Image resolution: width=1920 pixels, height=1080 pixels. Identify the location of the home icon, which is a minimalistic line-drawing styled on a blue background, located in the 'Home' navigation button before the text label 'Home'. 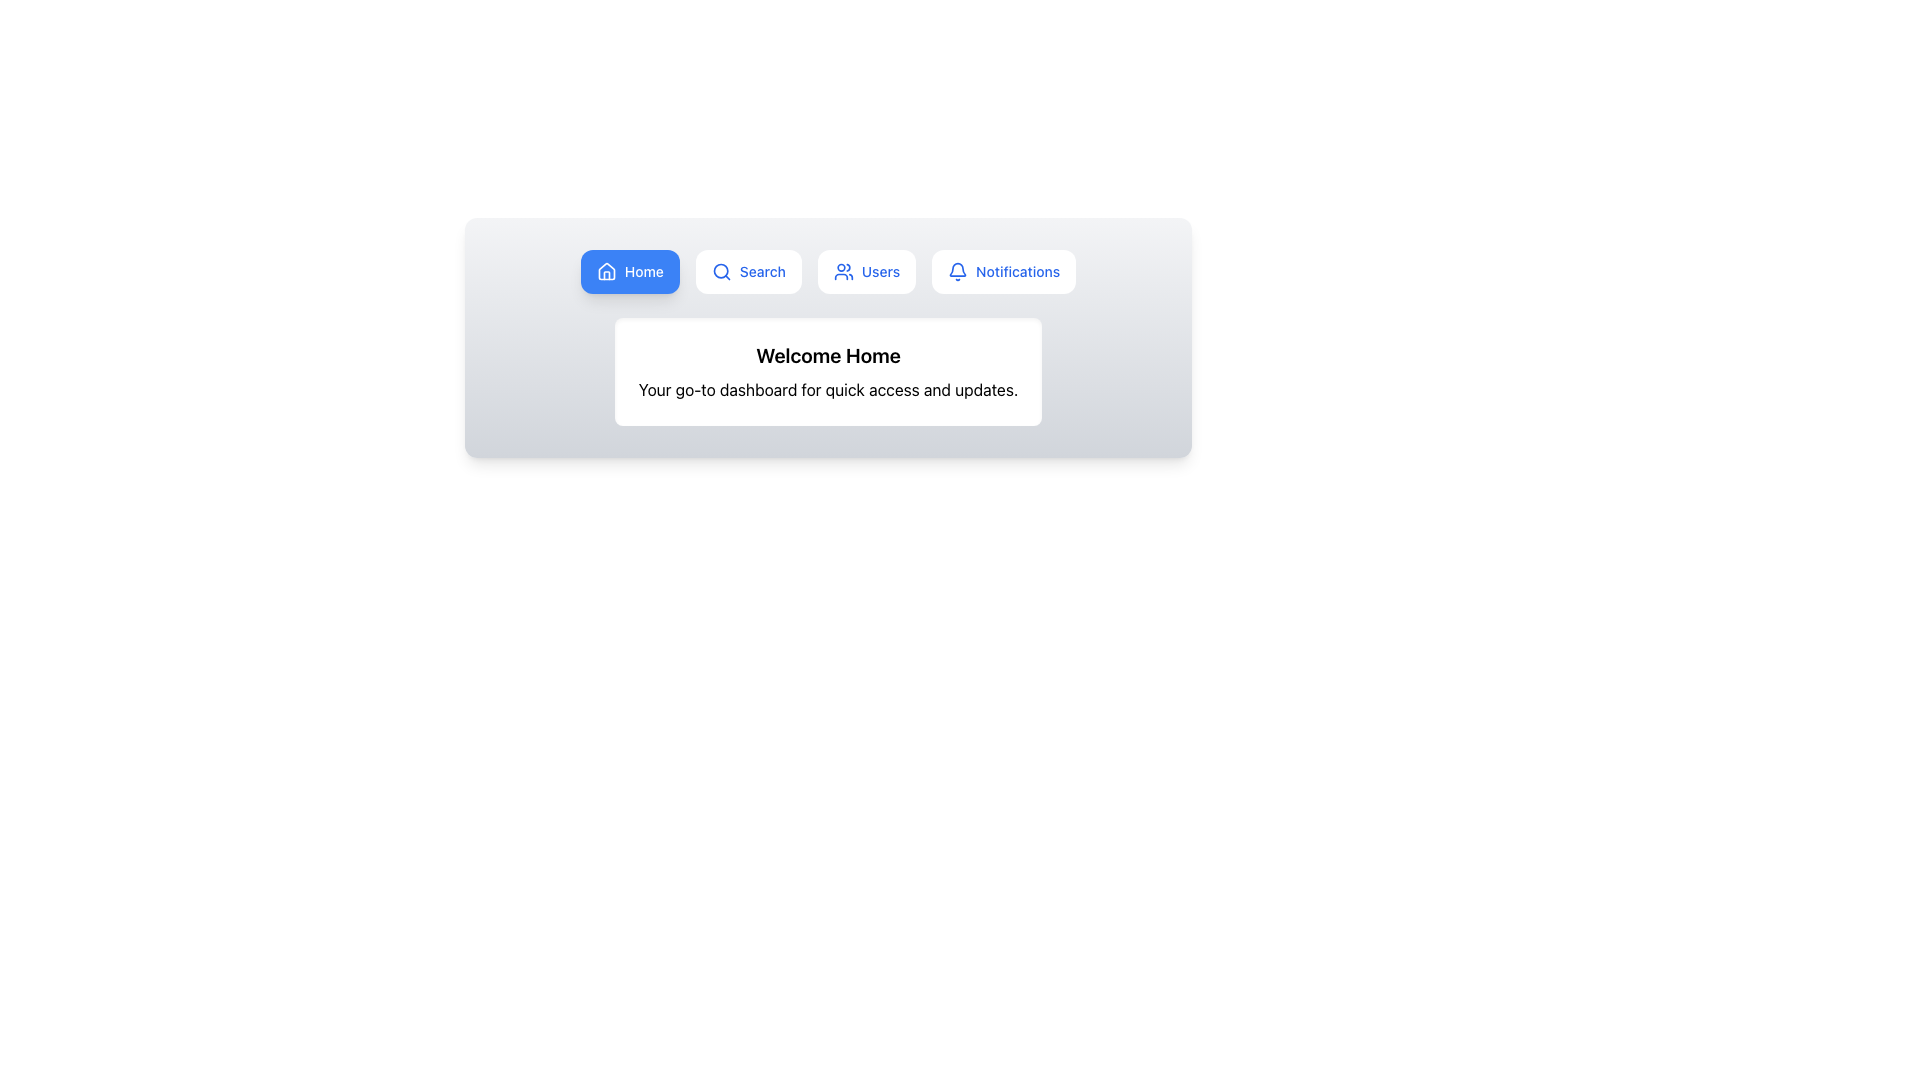
(605, 272).